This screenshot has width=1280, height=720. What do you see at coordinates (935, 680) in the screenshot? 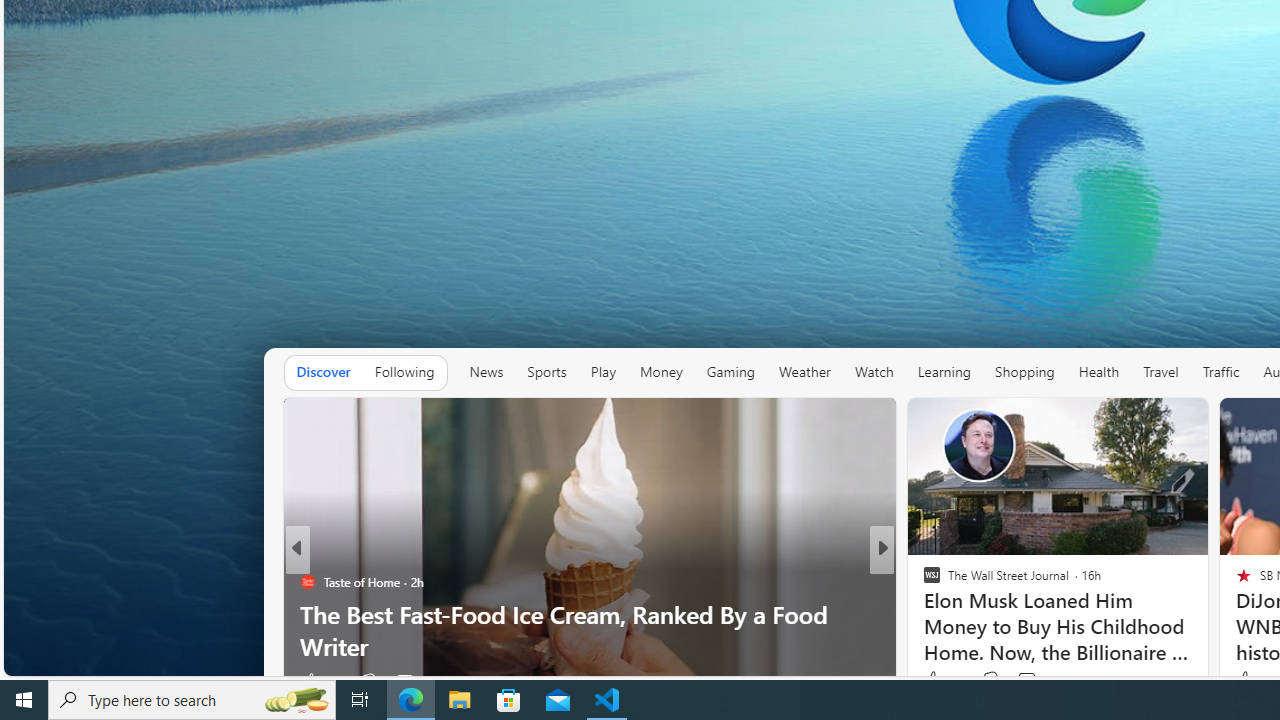
I see `'514 Like'` at bounding box center [935, 680].